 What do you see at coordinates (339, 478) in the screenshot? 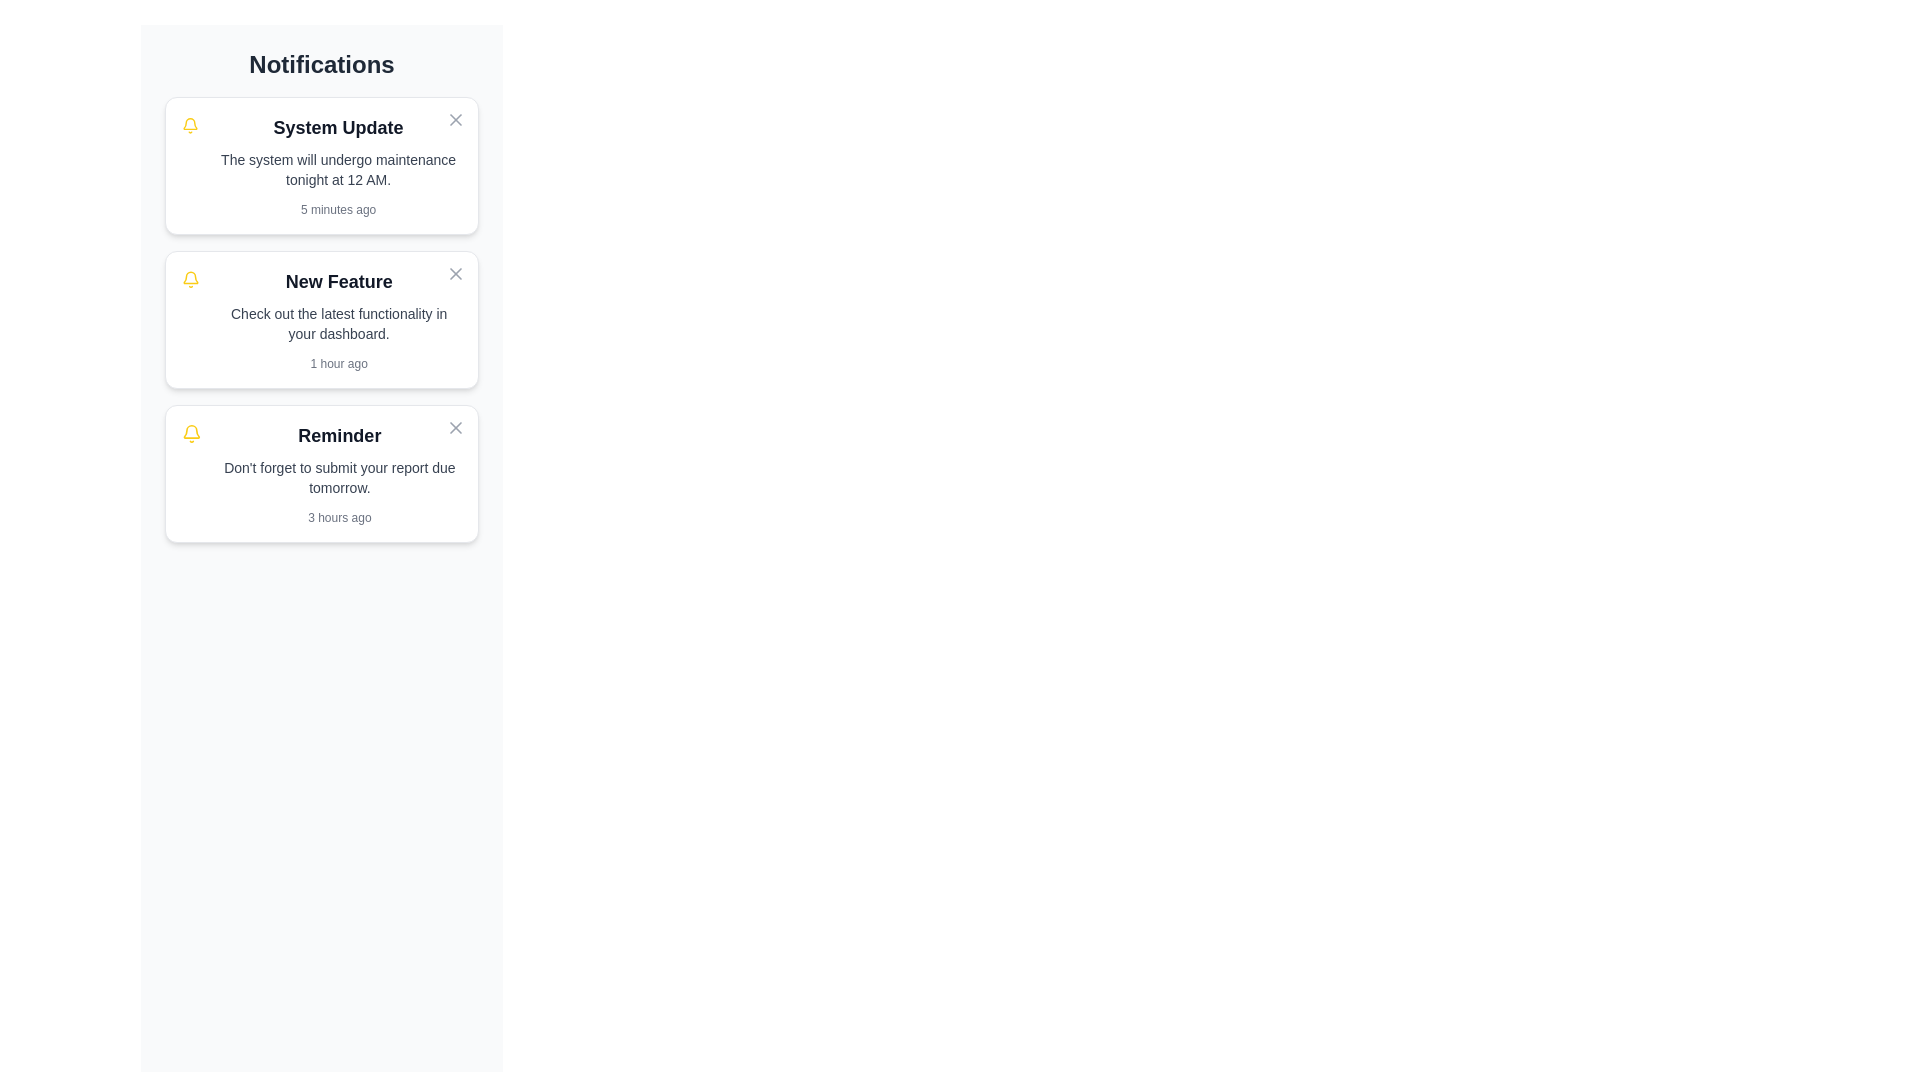
I see `the main content text of the reminder notification, which is located below the title 'Reminder' and above the timestamp '3 hours ago'` at bounding box center [339, 478].